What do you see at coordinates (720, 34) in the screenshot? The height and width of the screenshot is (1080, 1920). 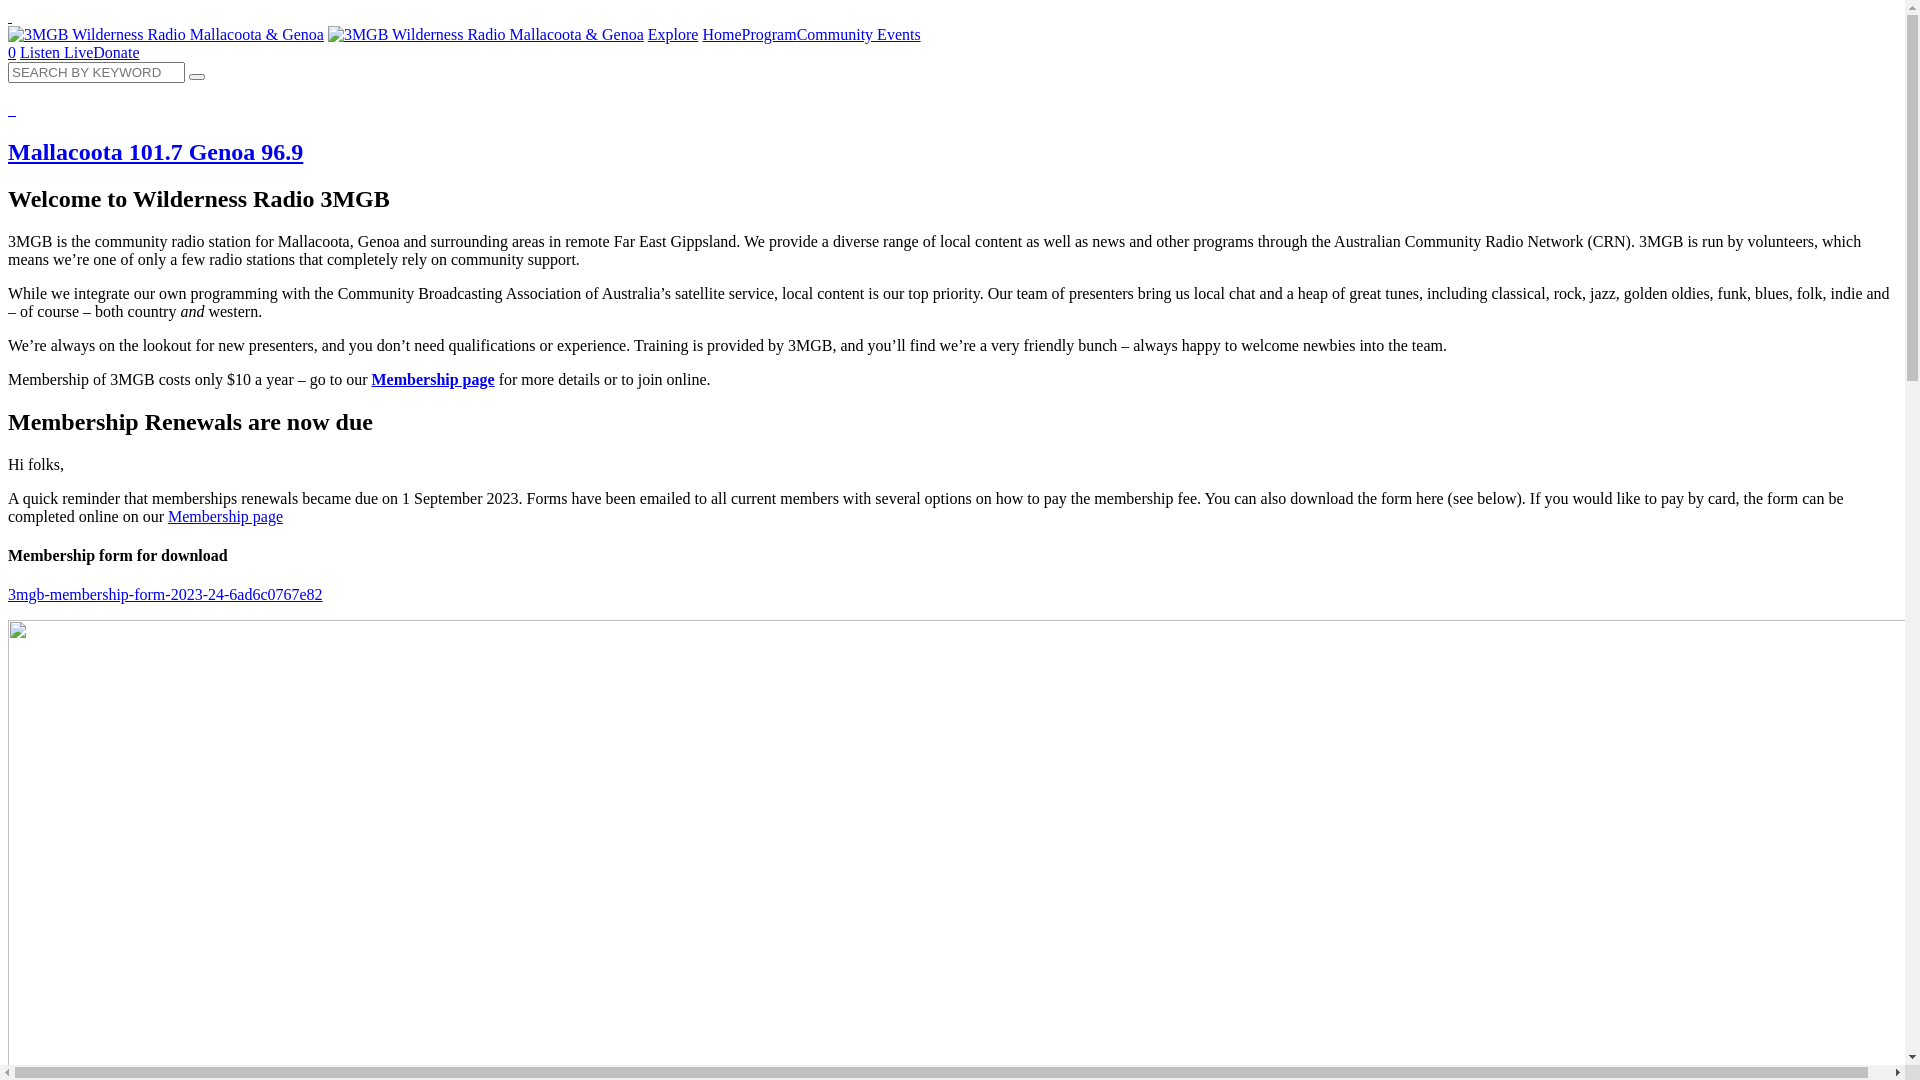 I see `'Home'` at bounding box center [720, 34].